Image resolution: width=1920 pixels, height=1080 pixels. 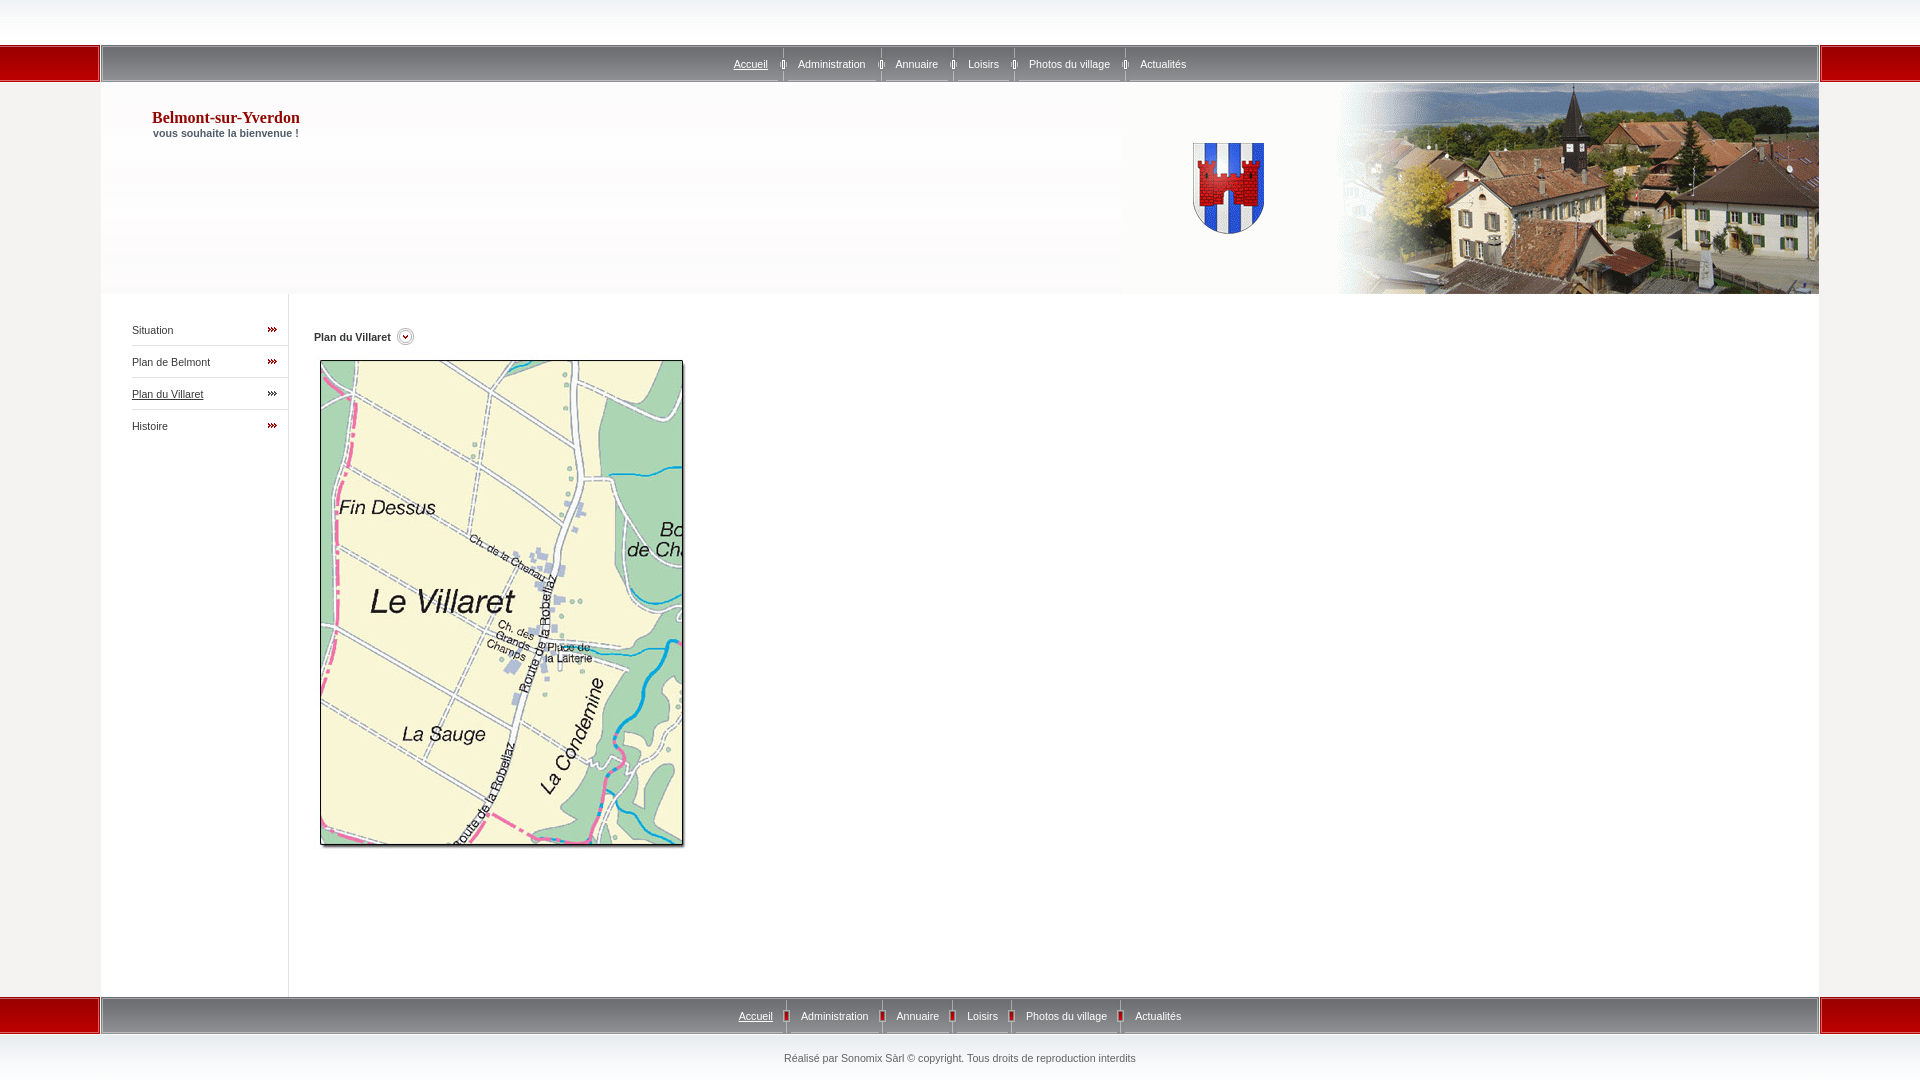 What do you see at coordinates (1065, 1015) in the screenshot?
I see `'Photos du village'` at bounding box center [1065, 1015].